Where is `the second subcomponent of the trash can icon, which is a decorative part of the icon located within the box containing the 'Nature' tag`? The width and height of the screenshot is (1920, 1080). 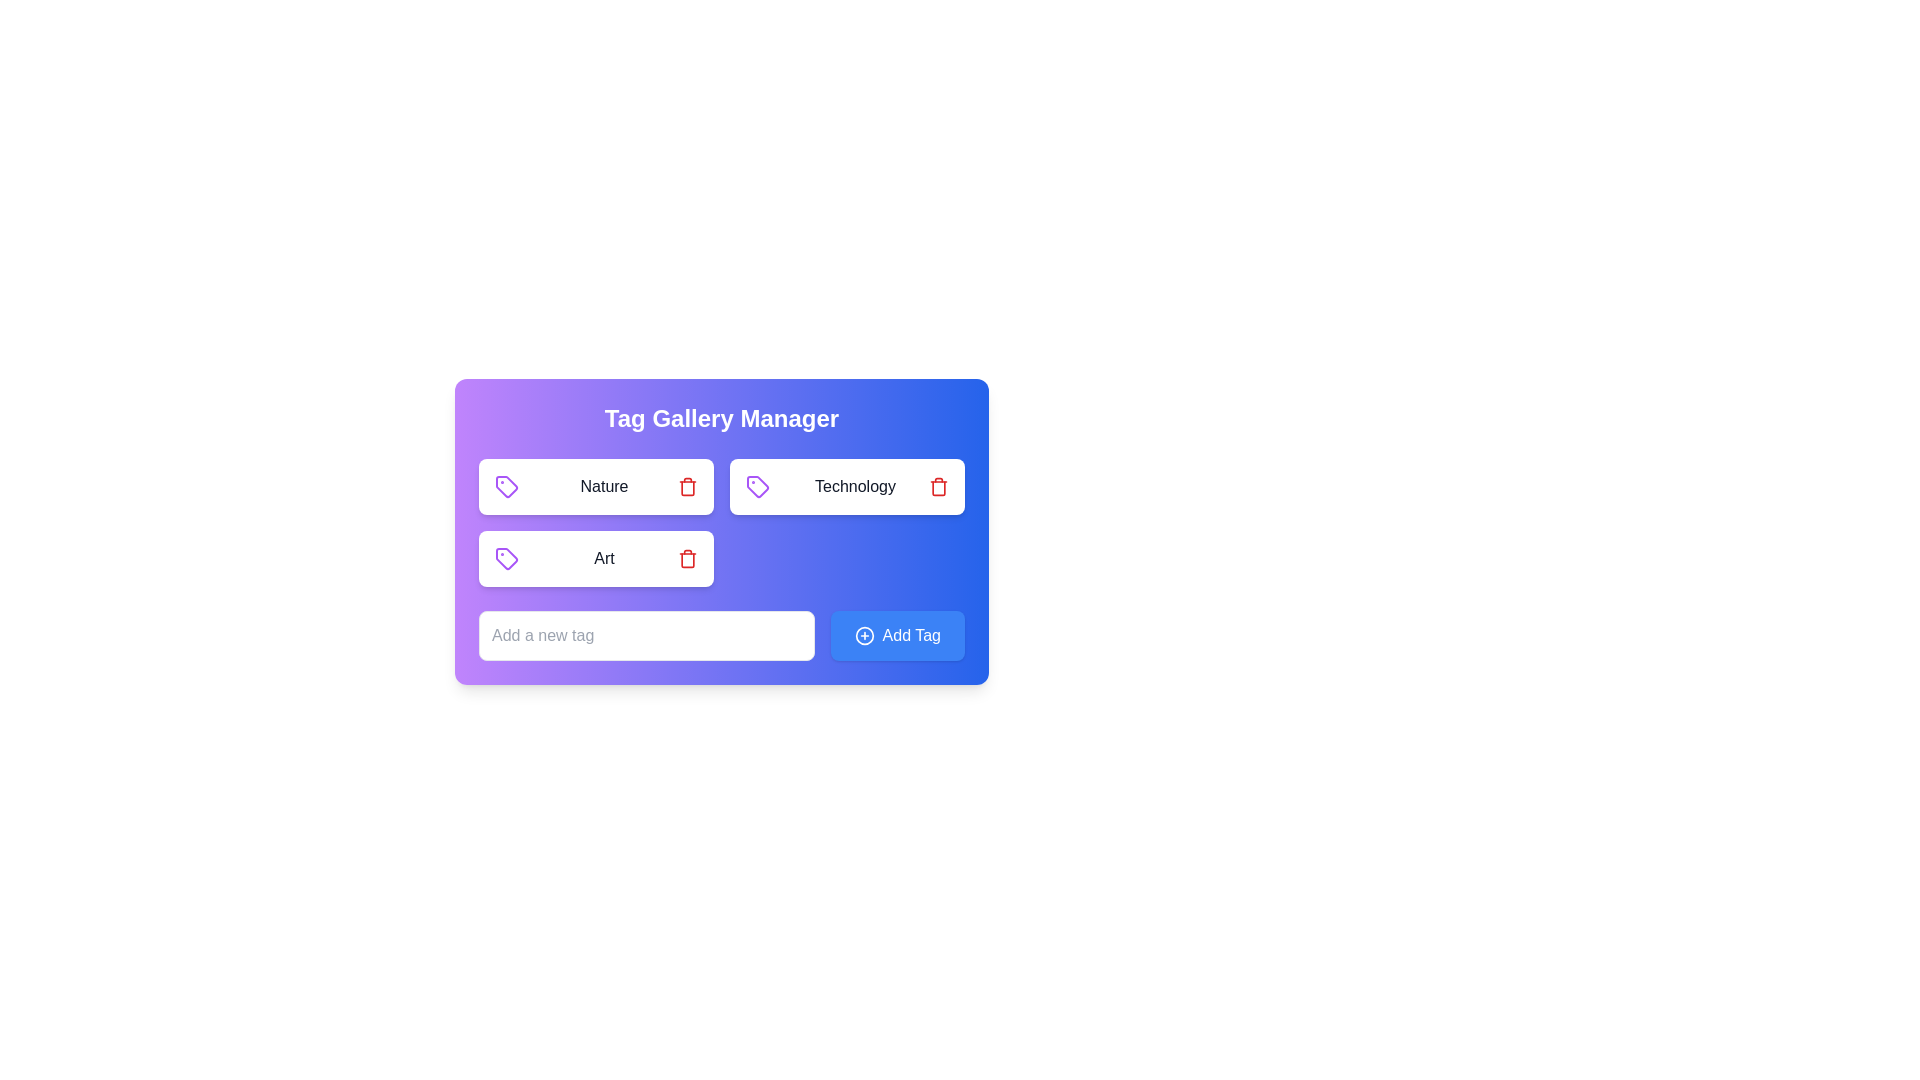
the second subcomponent of the trash can icon, which is a decorative part of the icon located within the box containing the 'Nature' tag is located at coordinates (687, 488).